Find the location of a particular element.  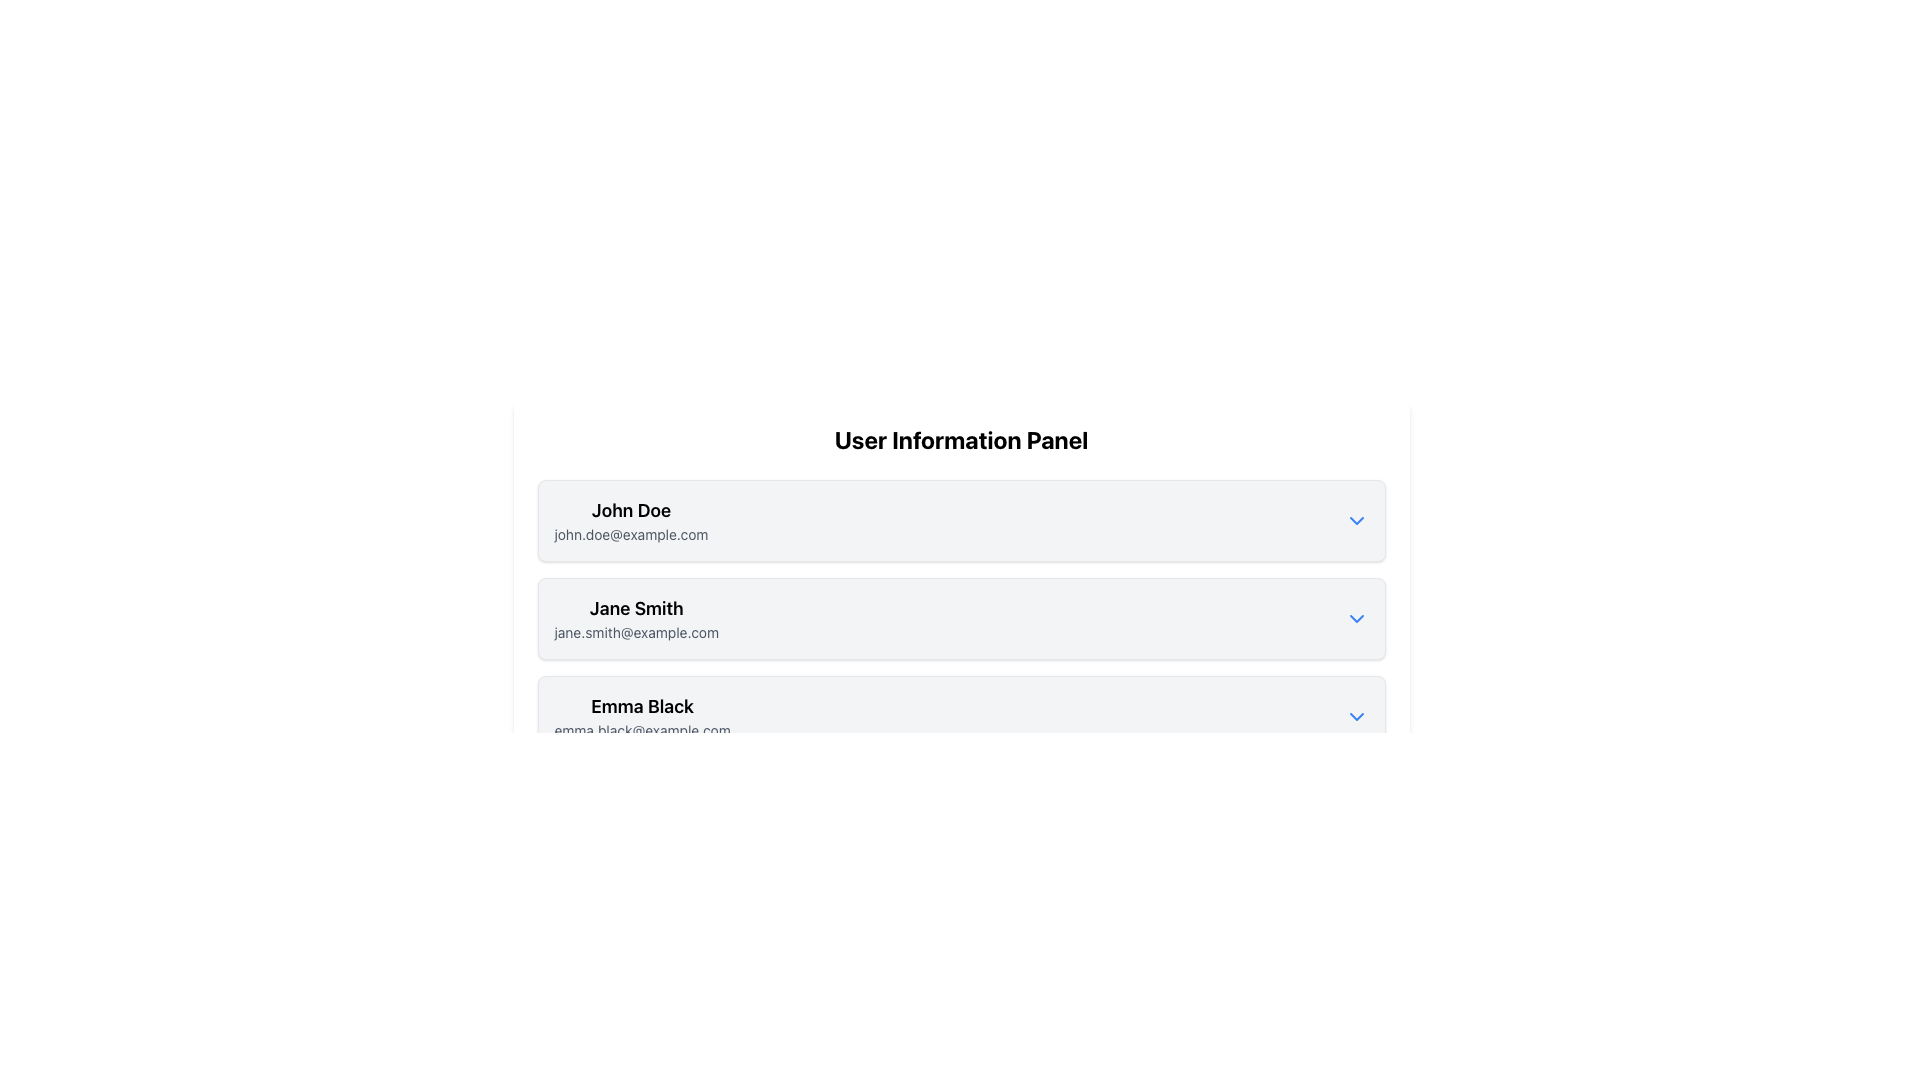

the bold text label 'John Doe' in the User Information Panel for potential actions is located at coordinates (630, 509).